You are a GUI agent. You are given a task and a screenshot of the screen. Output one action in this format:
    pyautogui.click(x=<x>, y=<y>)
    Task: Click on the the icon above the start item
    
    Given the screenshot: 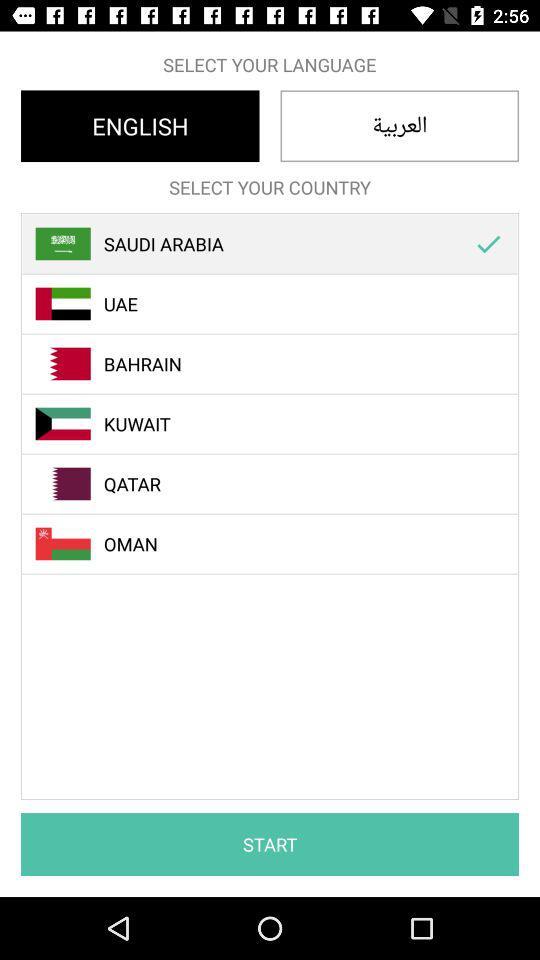 What is the action you would take?
    pyautogui.click(x=487, y=243)
    